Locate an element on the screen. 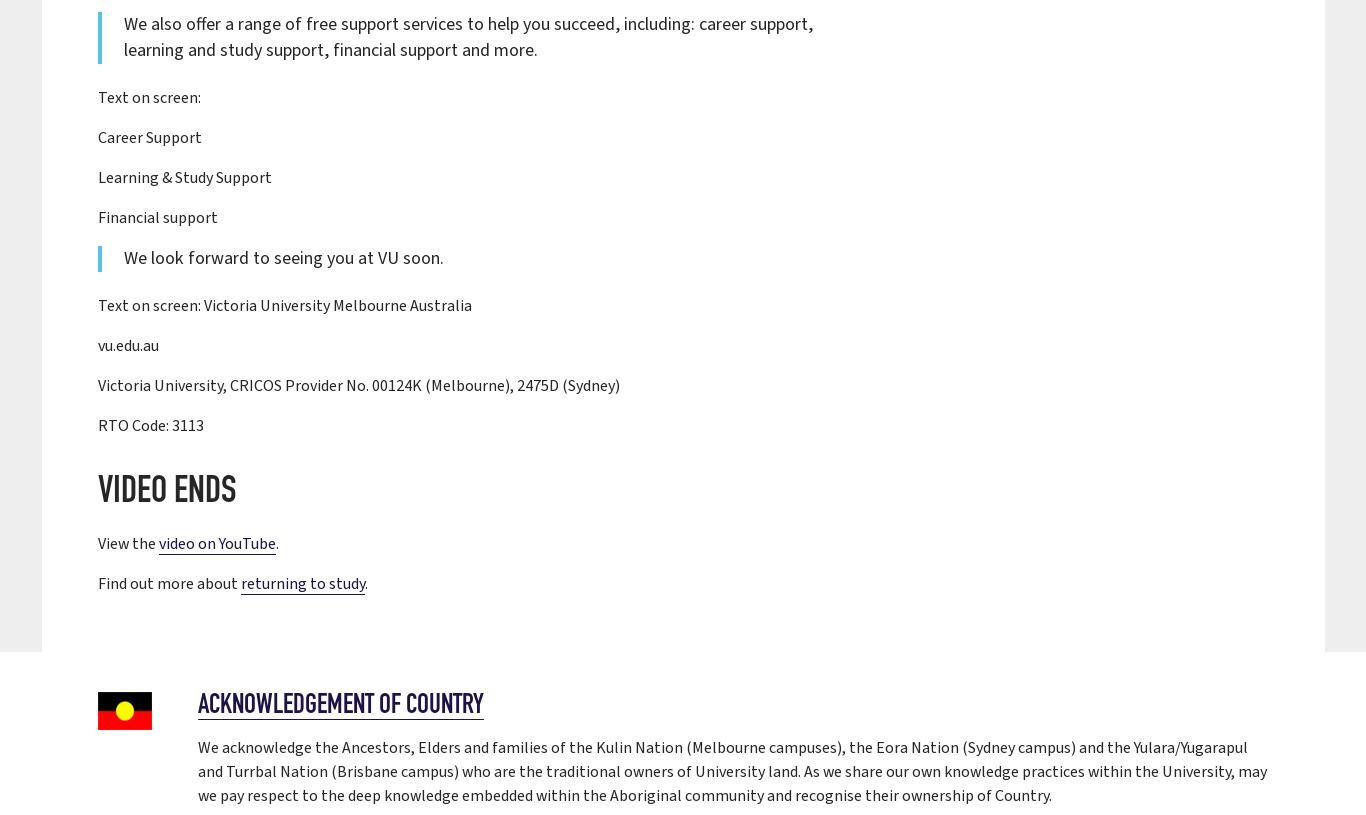 This screenshot has width=1366, height=815. 'video on YouTube' is located at coordinates (216, 543).